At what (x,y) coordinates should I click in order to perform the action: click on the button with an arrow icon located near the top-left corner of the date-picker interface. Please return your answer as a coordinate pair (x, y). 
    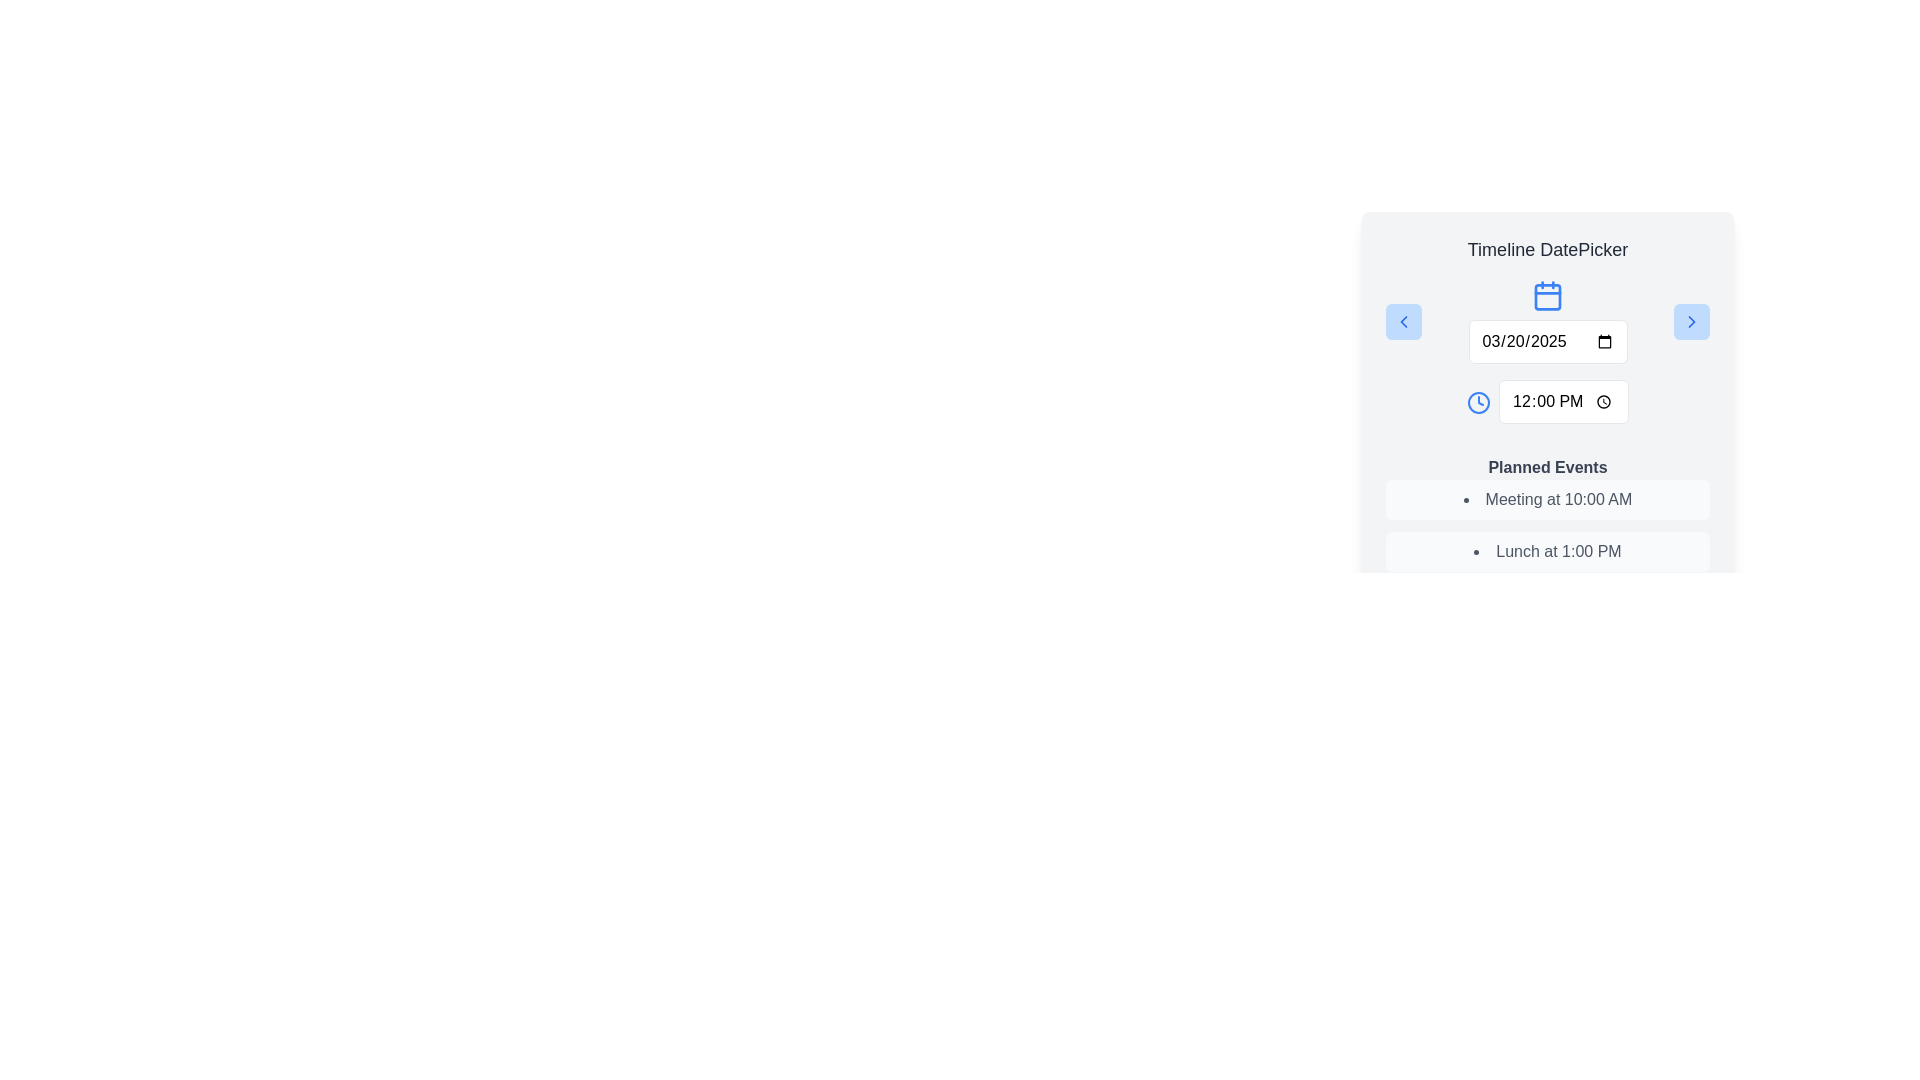
    Looking at the image, I should click on (1402, 320).